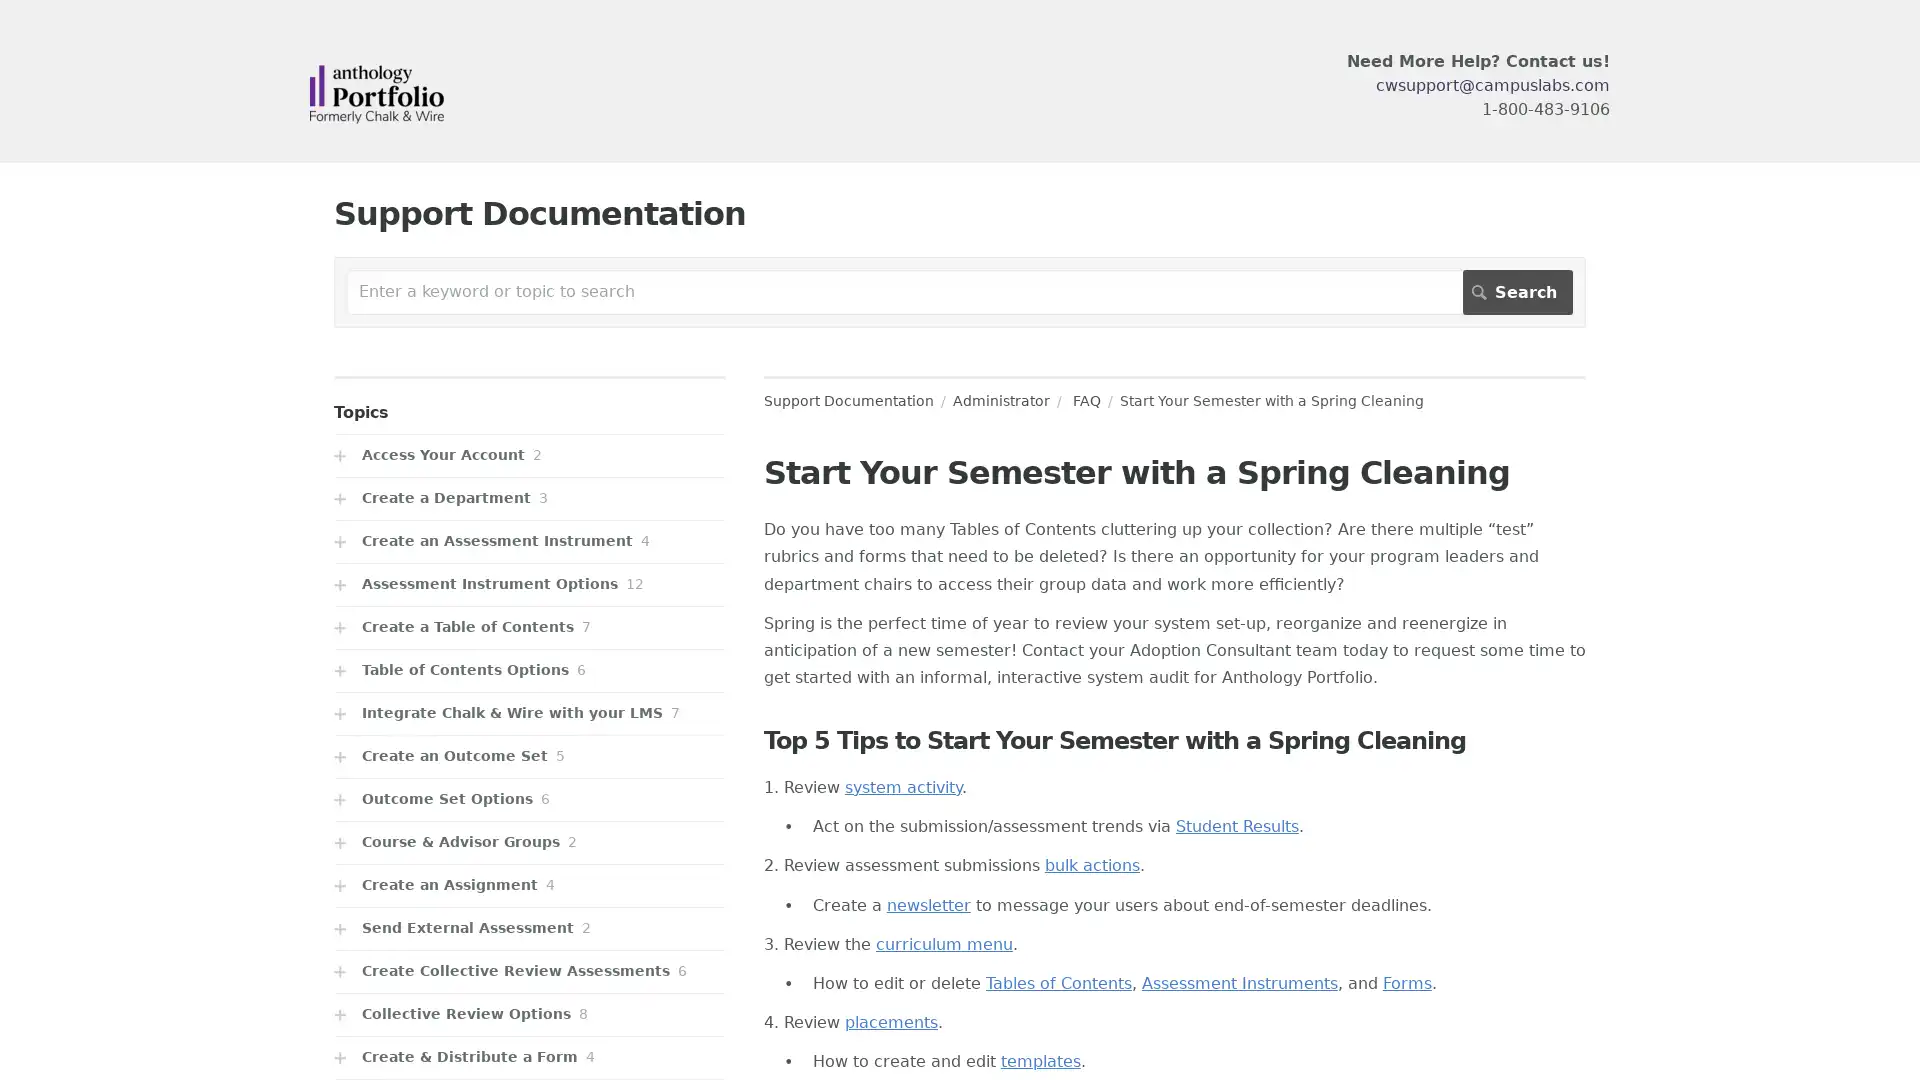  I want to click on Create an Outcome Set 5, so click(529, 756).